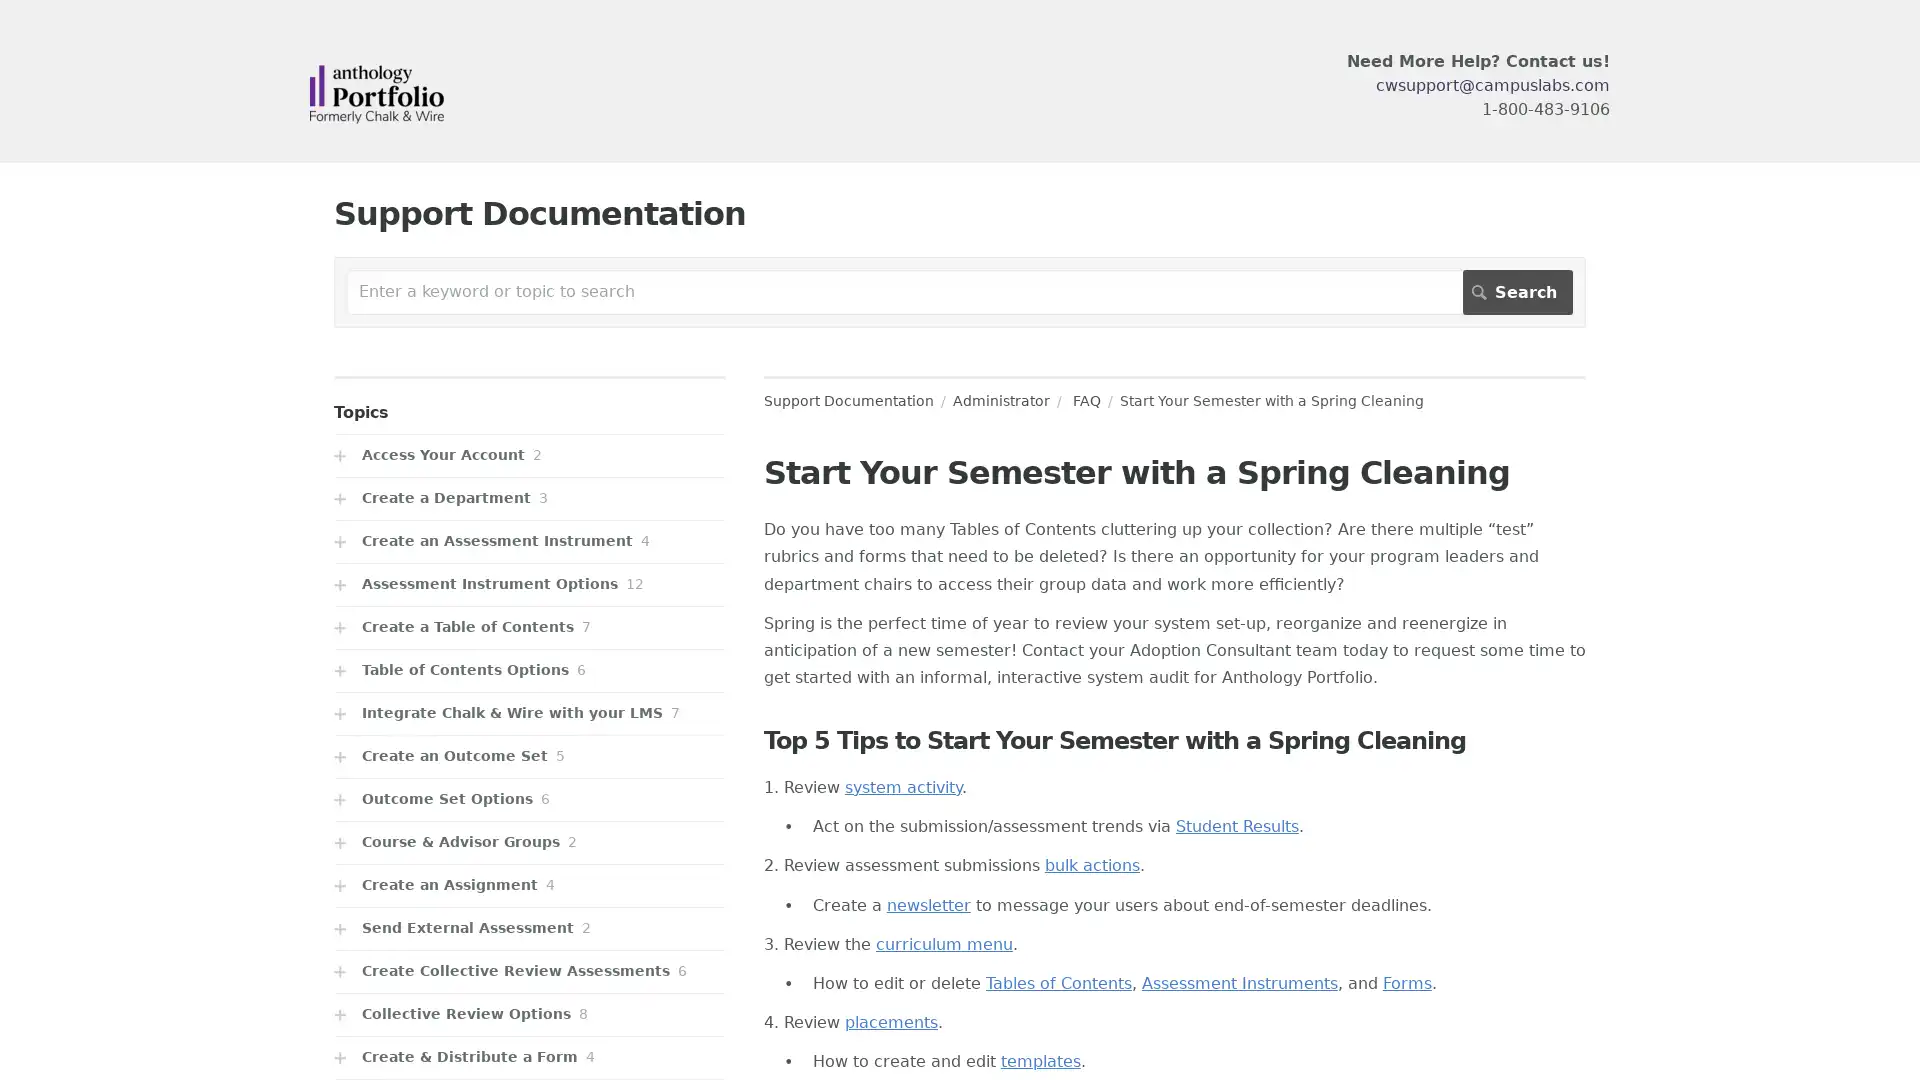  I want to click on Create an Outcome Set 5, so click(529, 756).